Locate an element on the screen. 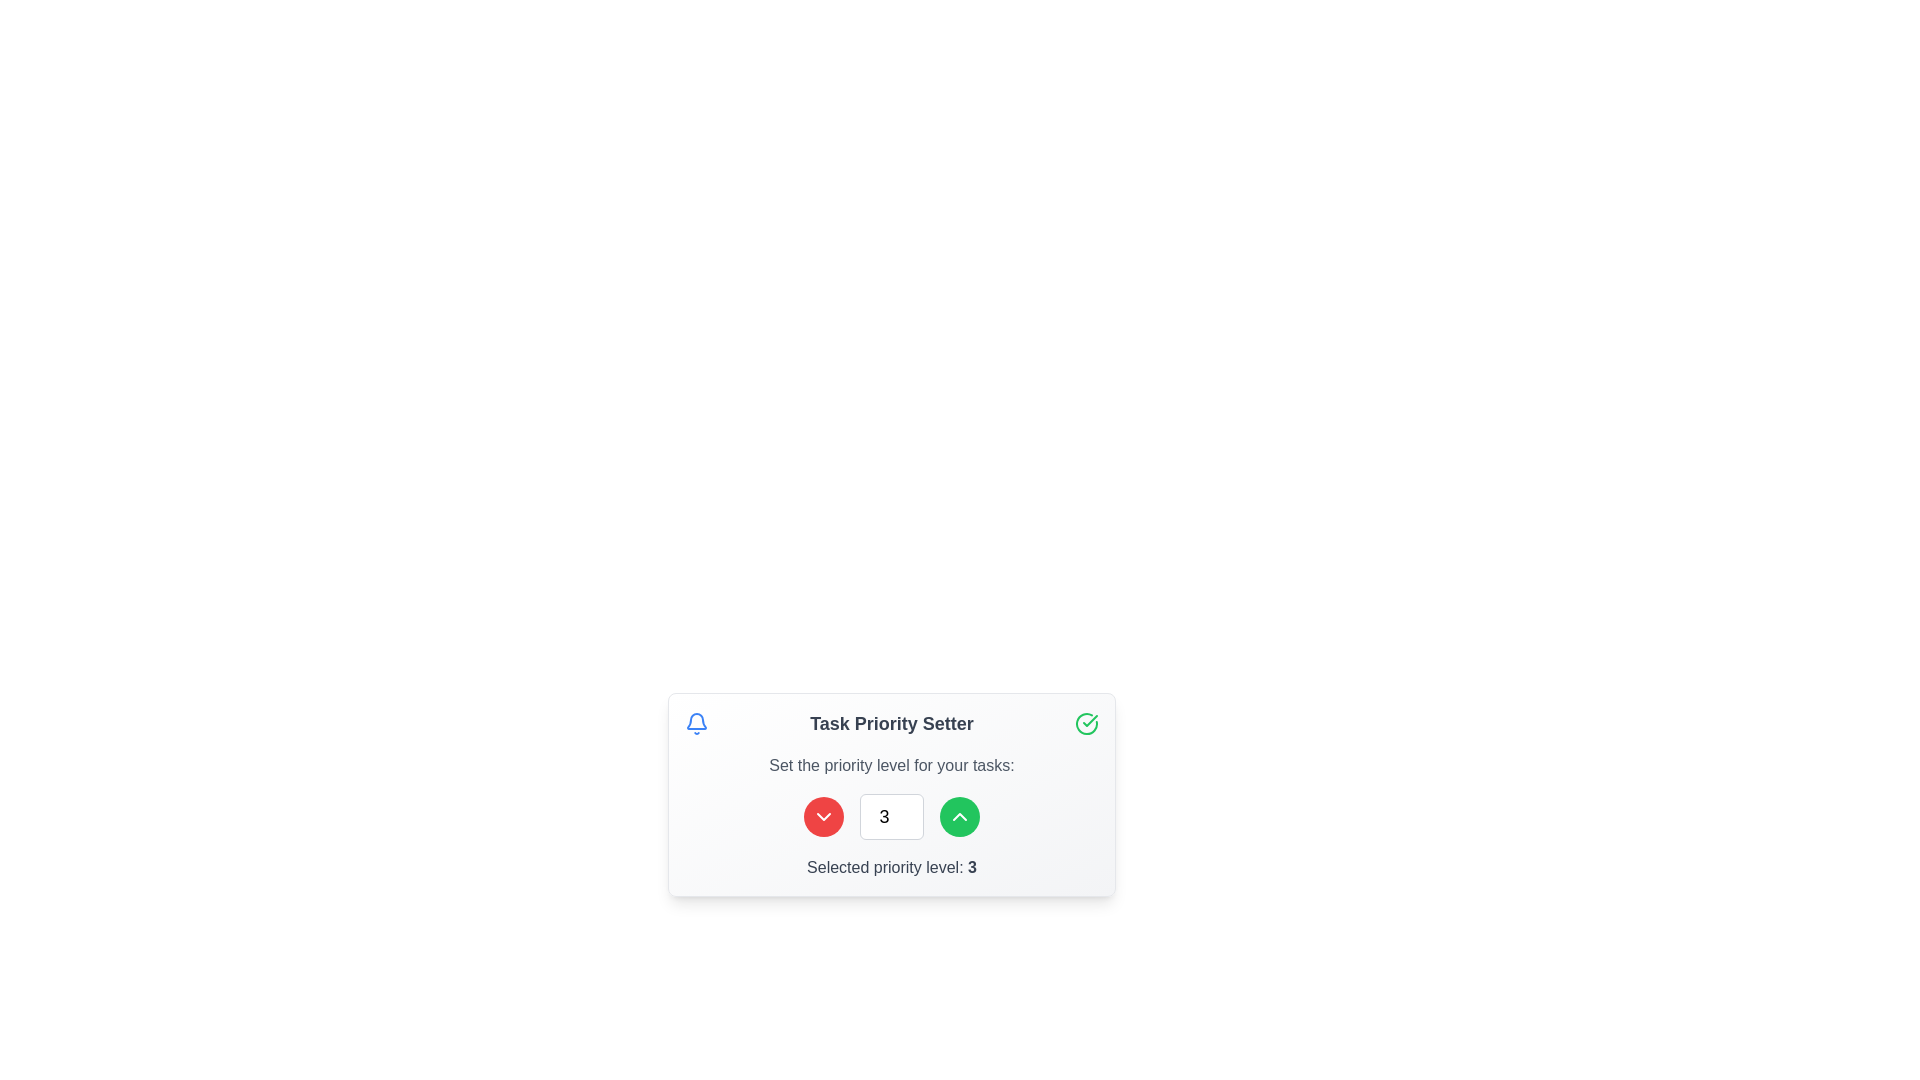 Image resolution: width=1920 pixels, height=1080 pixels. text label that displays 'Set the priority level for your tasks:' located at the top-middle of the 'Task Priority Setter' card is located at coordinates (891, 765).